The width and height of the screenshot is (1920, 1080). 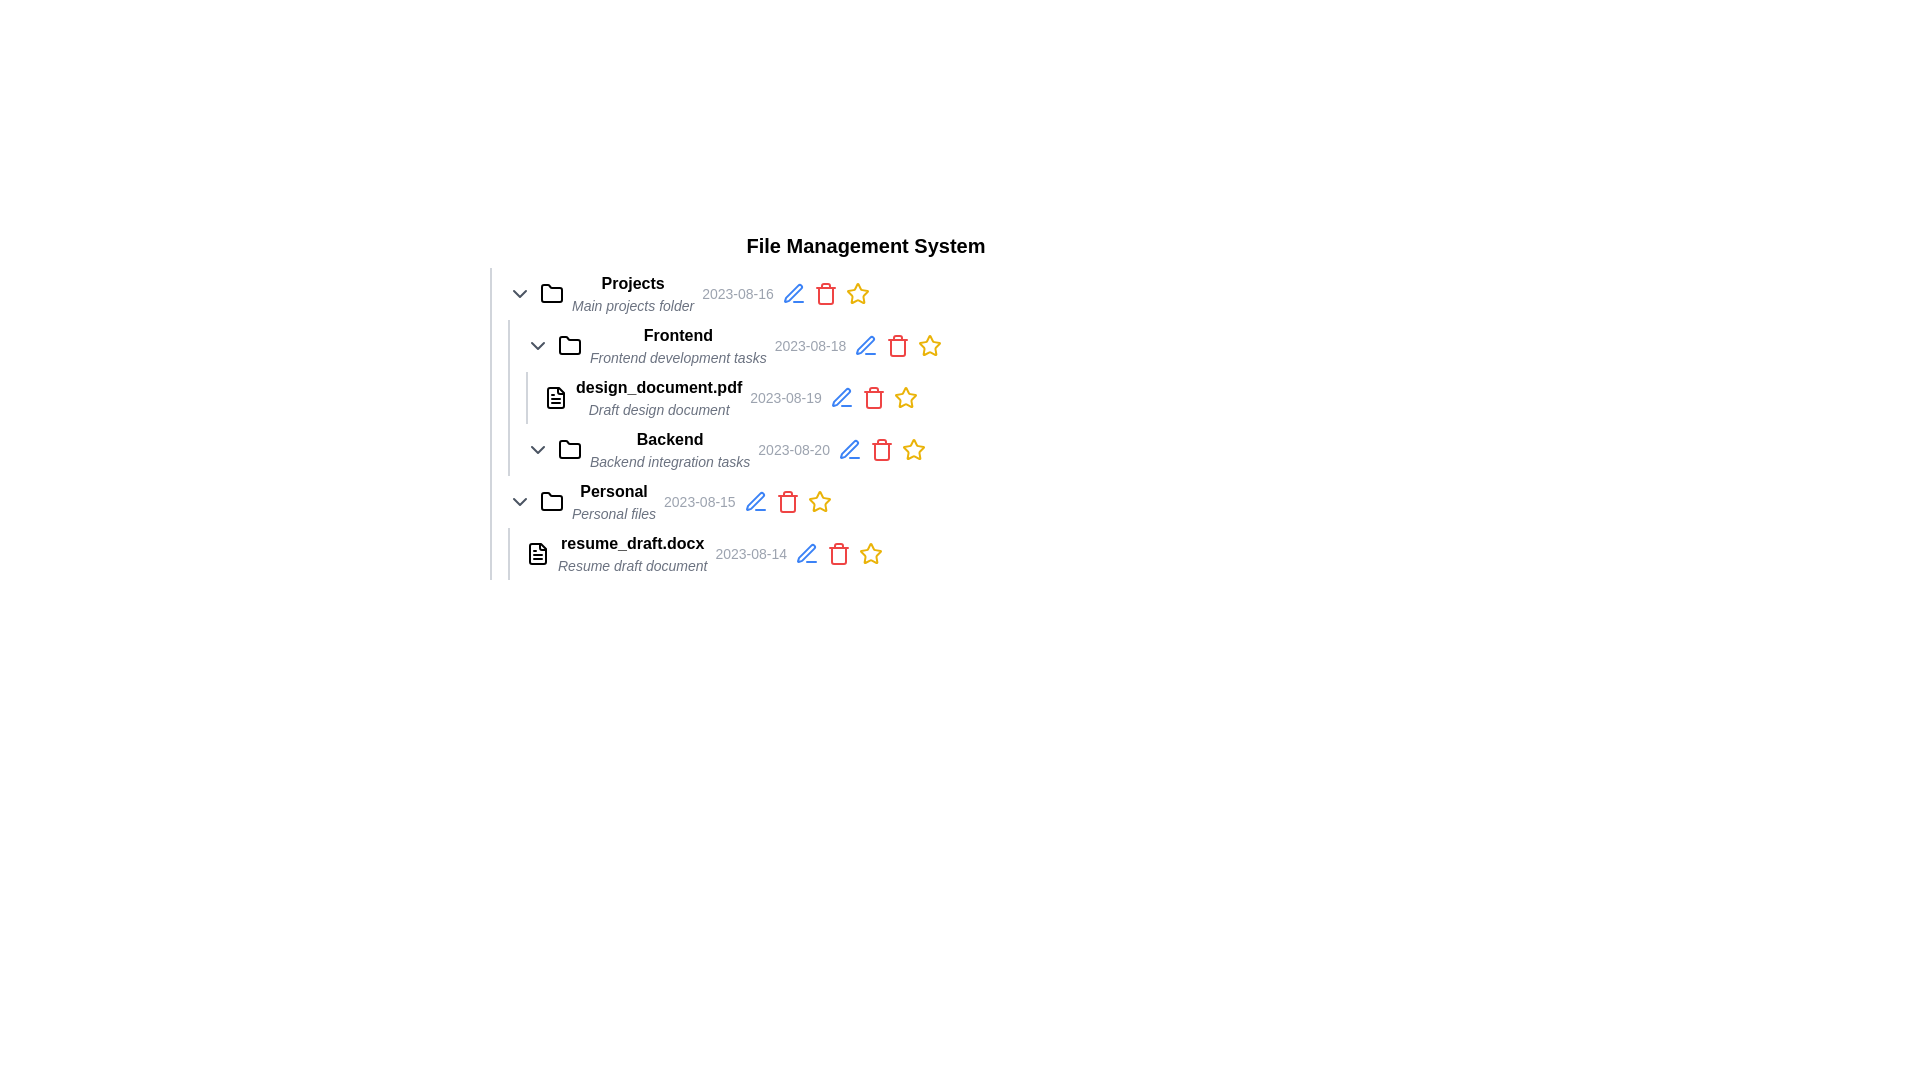 What do you see at coordinates (857, 293) in the screenshot?
I see `the yellow outlined five-pointed star icon to mark the 'Projects' folder as favorite` at bounding box center [857, 293].